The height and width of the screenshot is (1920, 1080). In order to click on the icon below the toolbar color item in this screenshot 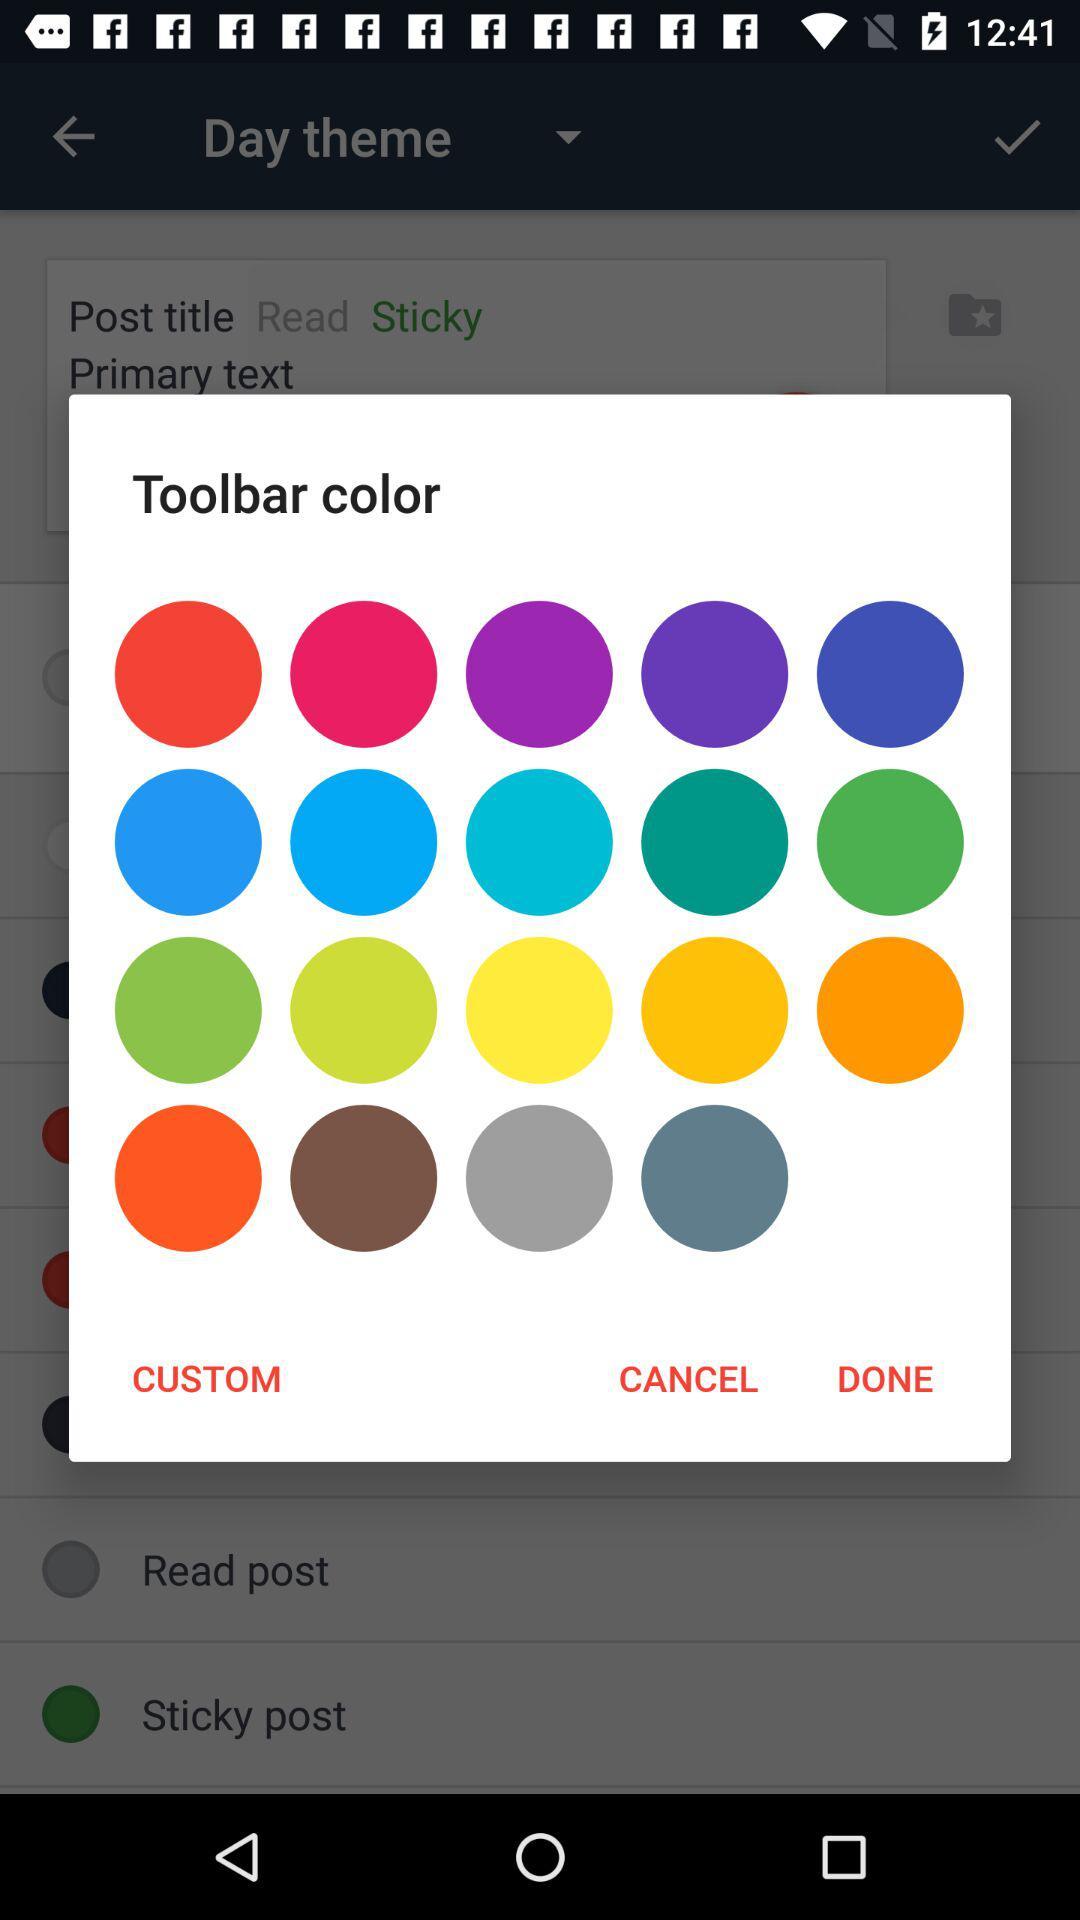, I will do `click(713, 674)`.